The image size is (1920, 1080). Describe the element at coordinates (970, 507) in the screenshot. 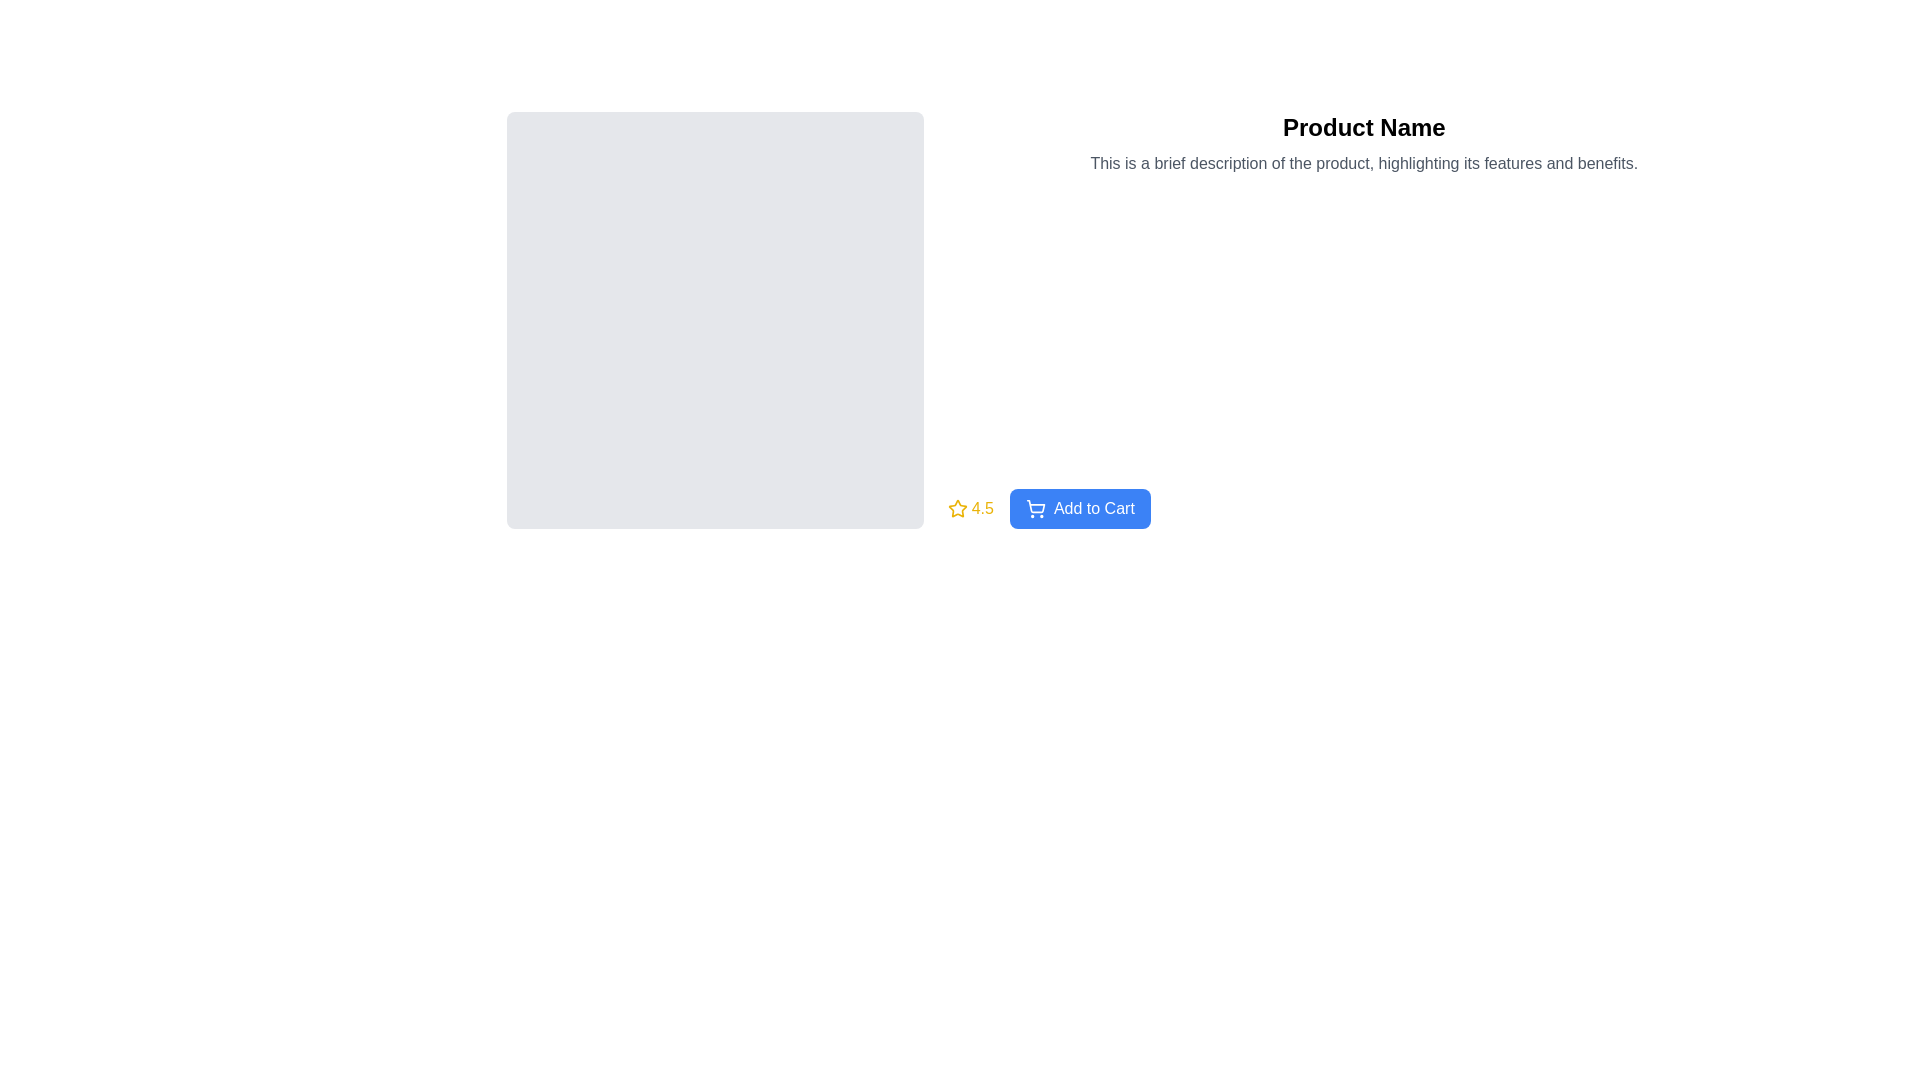

I see `the Rating Display element which shows a star icon and the rating '4.5' in yellow, located to the left of the 'Add to Cart' button` at that location.